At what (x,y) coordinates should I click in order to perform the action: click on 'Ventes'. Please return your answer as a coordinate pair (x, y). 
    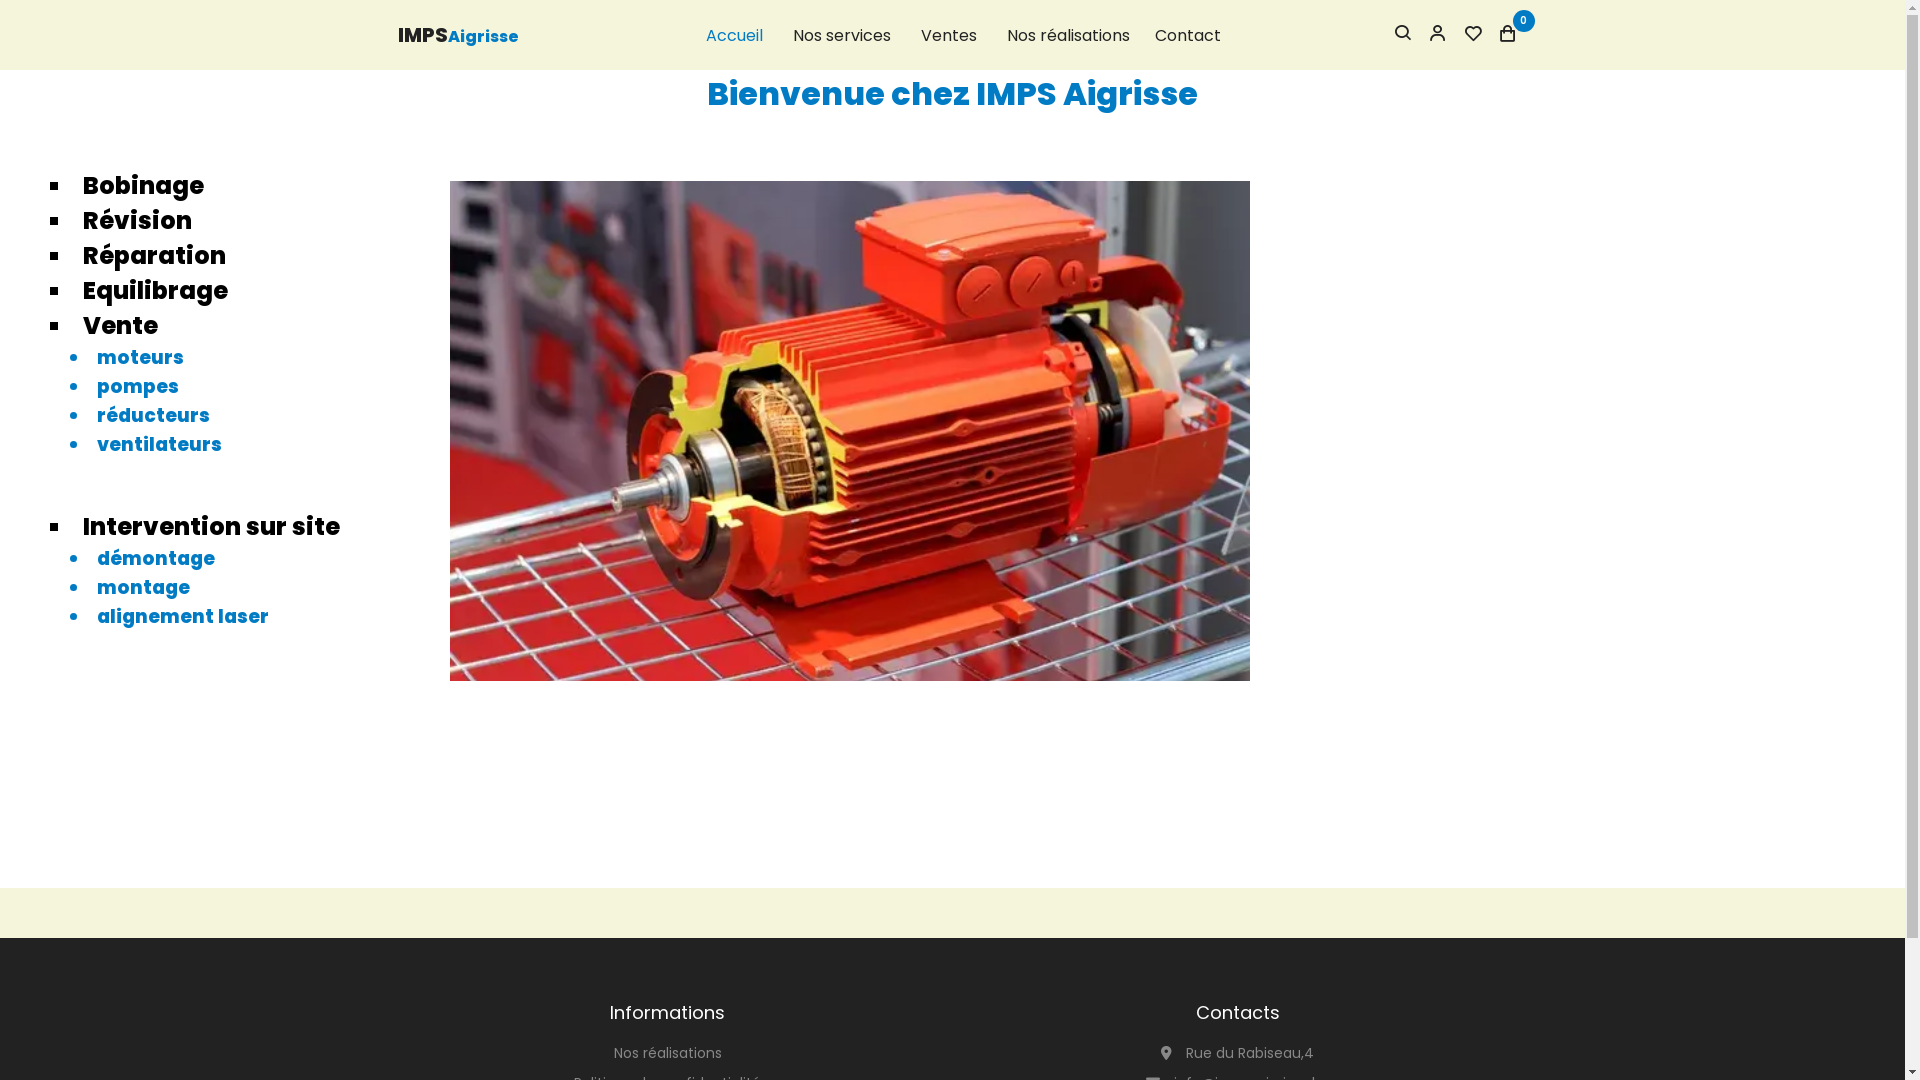
    Looking at the image, I should click on (947, 35).